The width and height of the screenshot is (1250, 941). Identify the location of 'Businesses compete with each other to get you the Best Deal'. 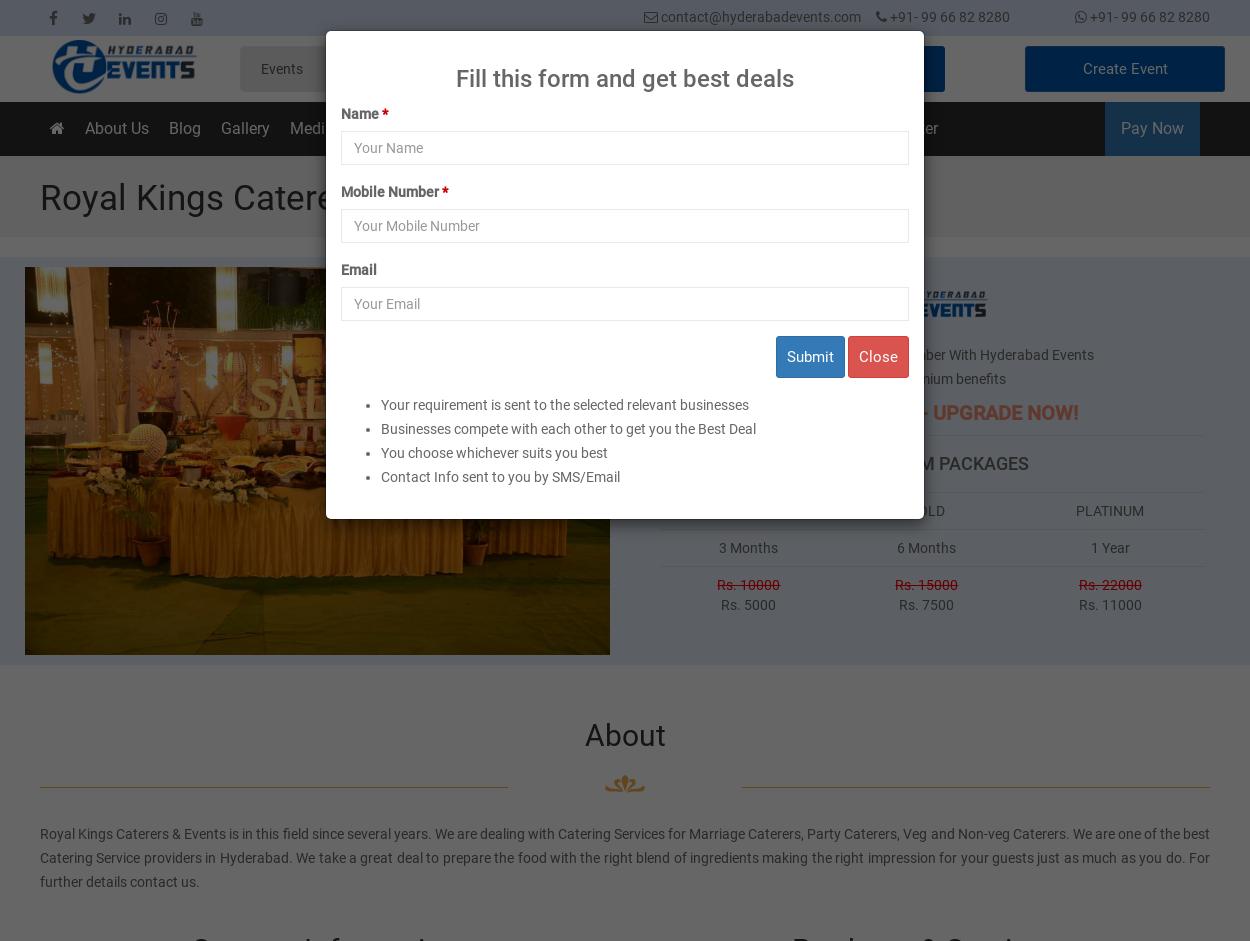
(567, 429).